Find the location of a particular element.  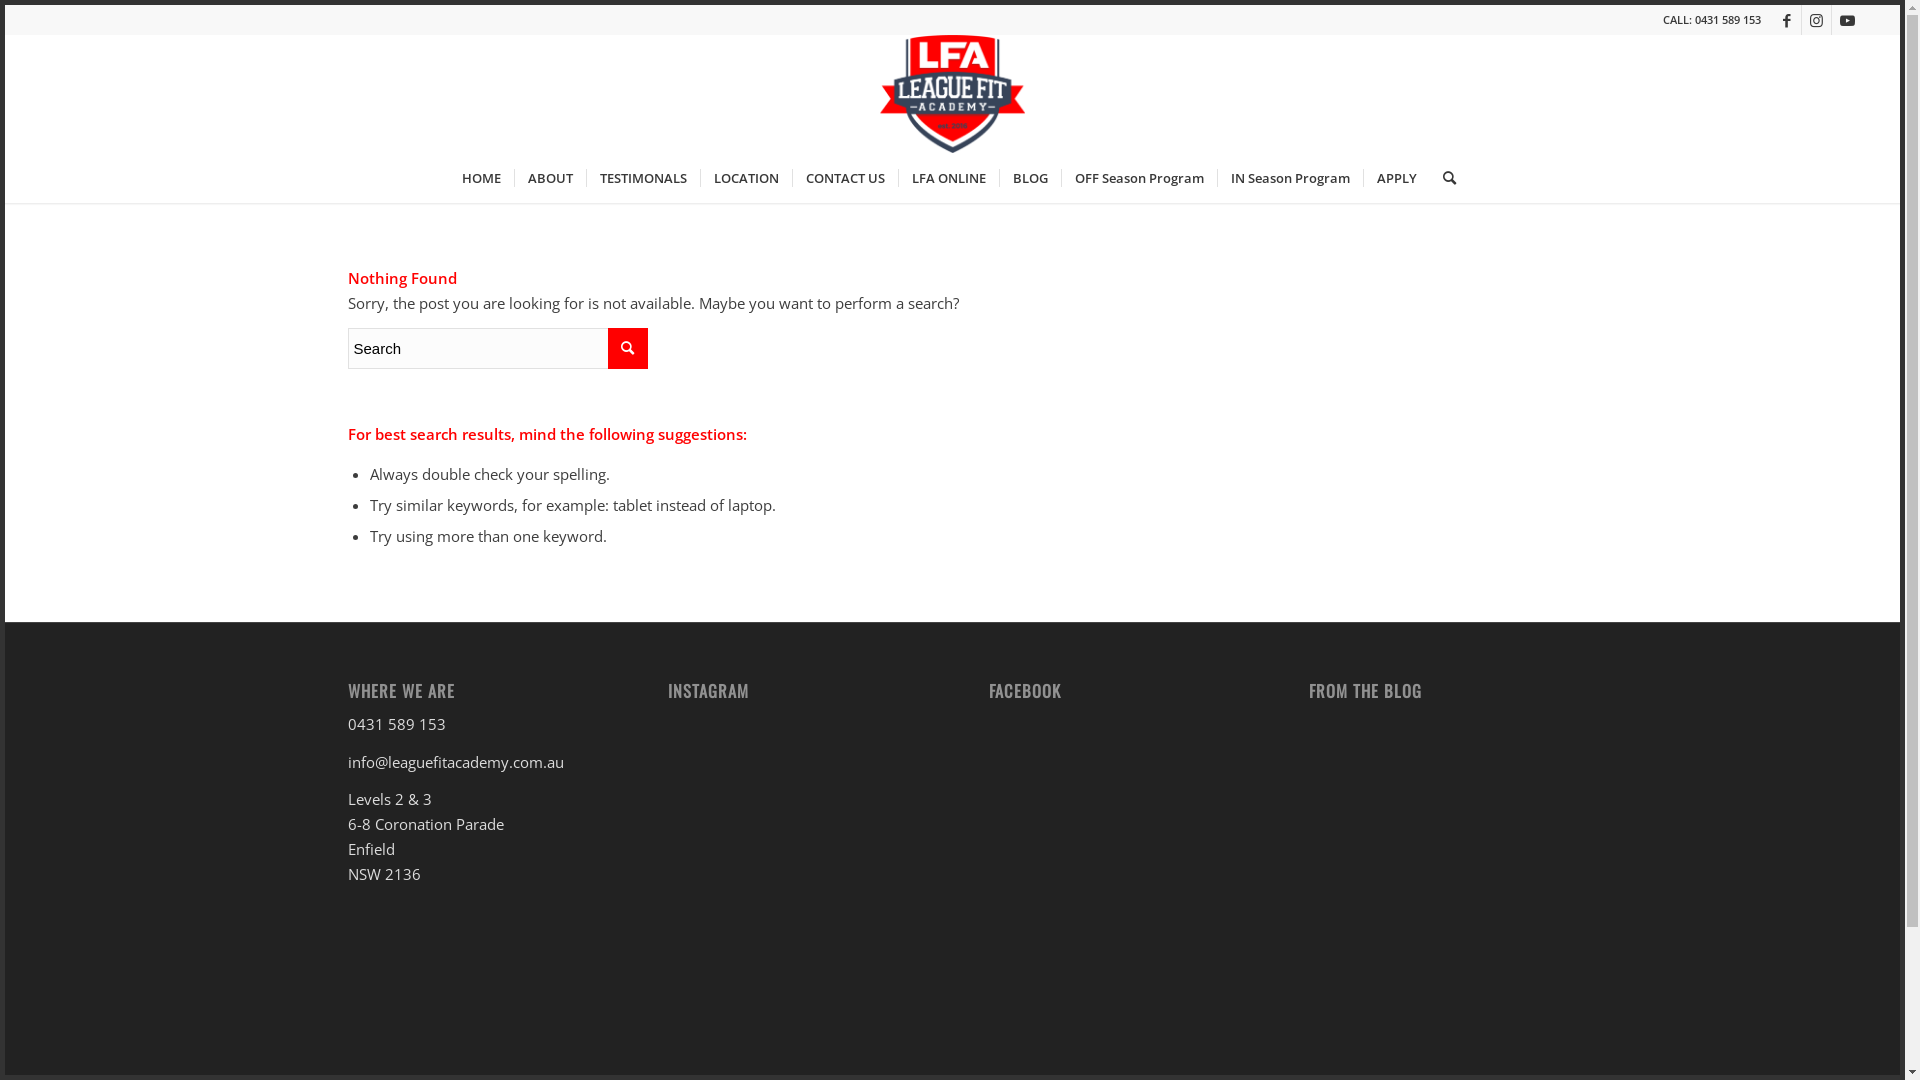

'TESTIMONALS' is located at coordinates (643, 176).